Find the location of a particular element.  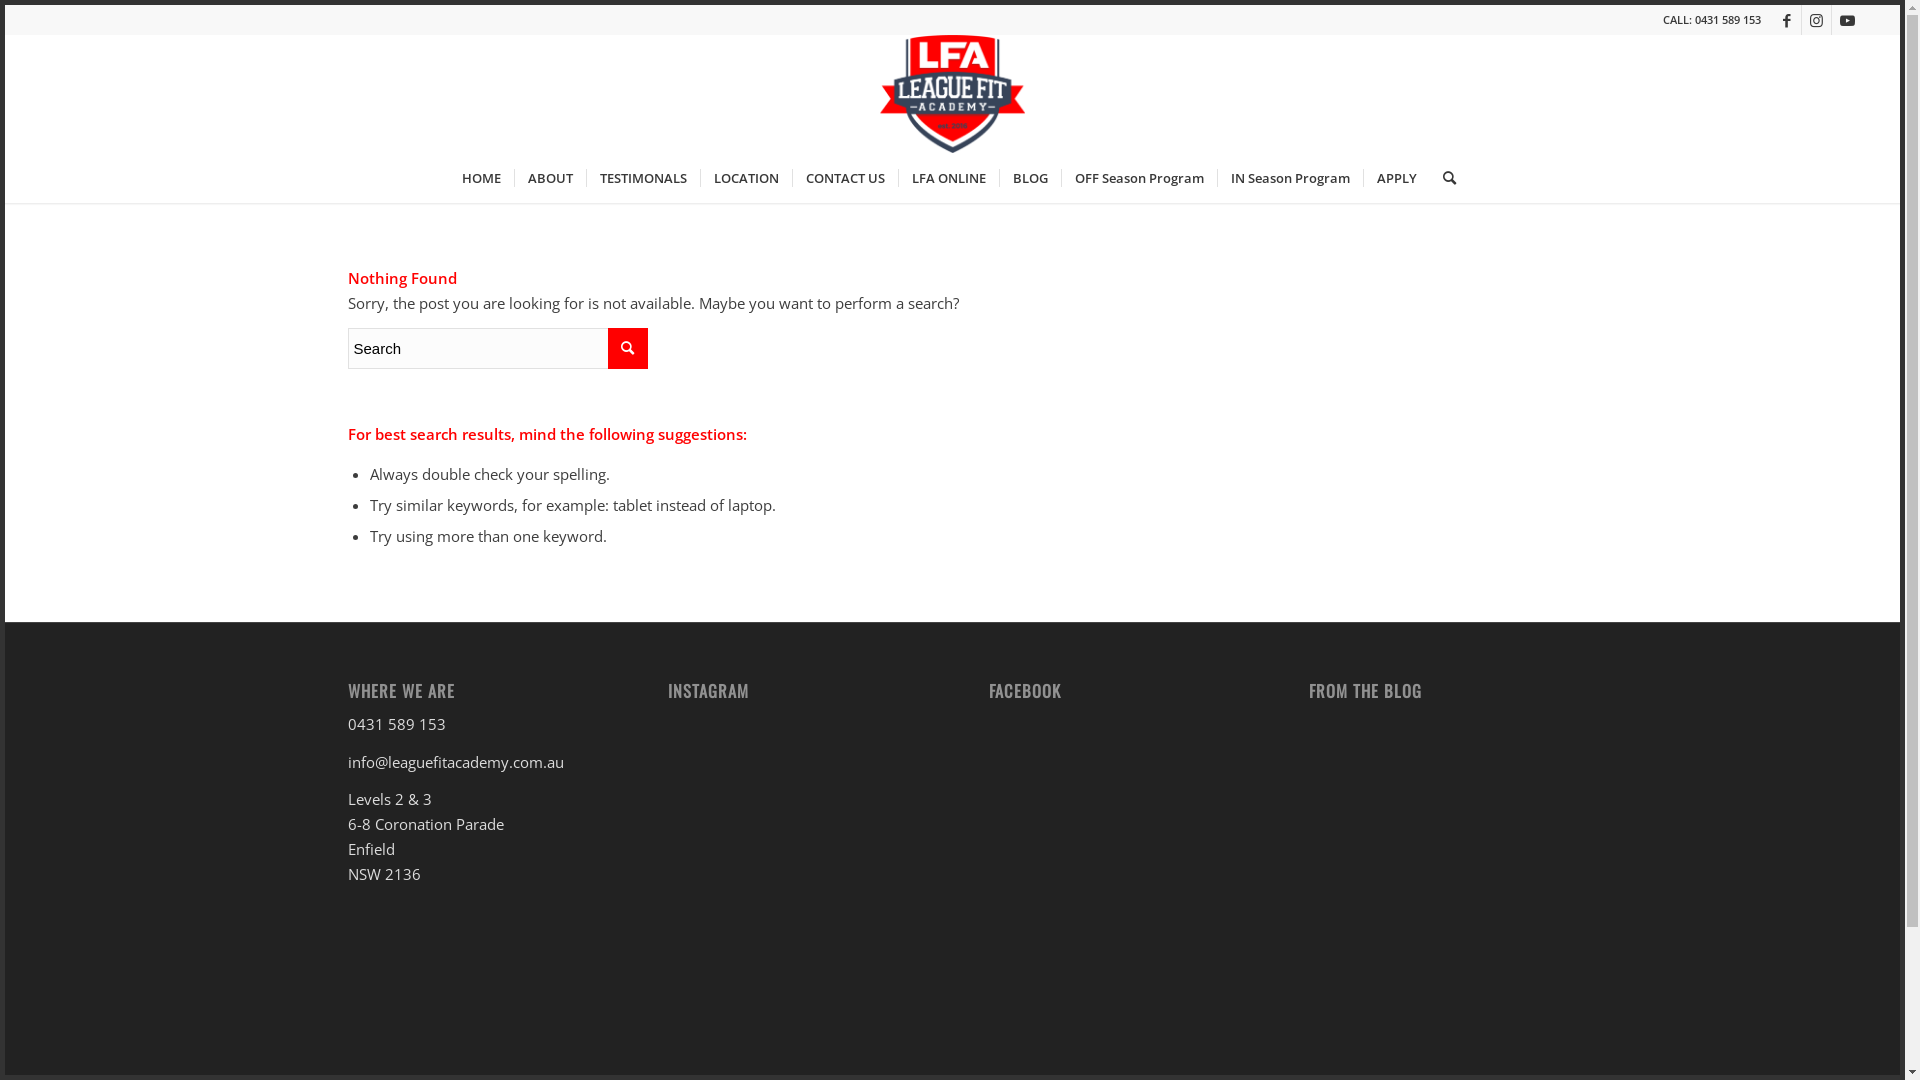

'TESTIMONALS' is located at coordinates (643, 176).